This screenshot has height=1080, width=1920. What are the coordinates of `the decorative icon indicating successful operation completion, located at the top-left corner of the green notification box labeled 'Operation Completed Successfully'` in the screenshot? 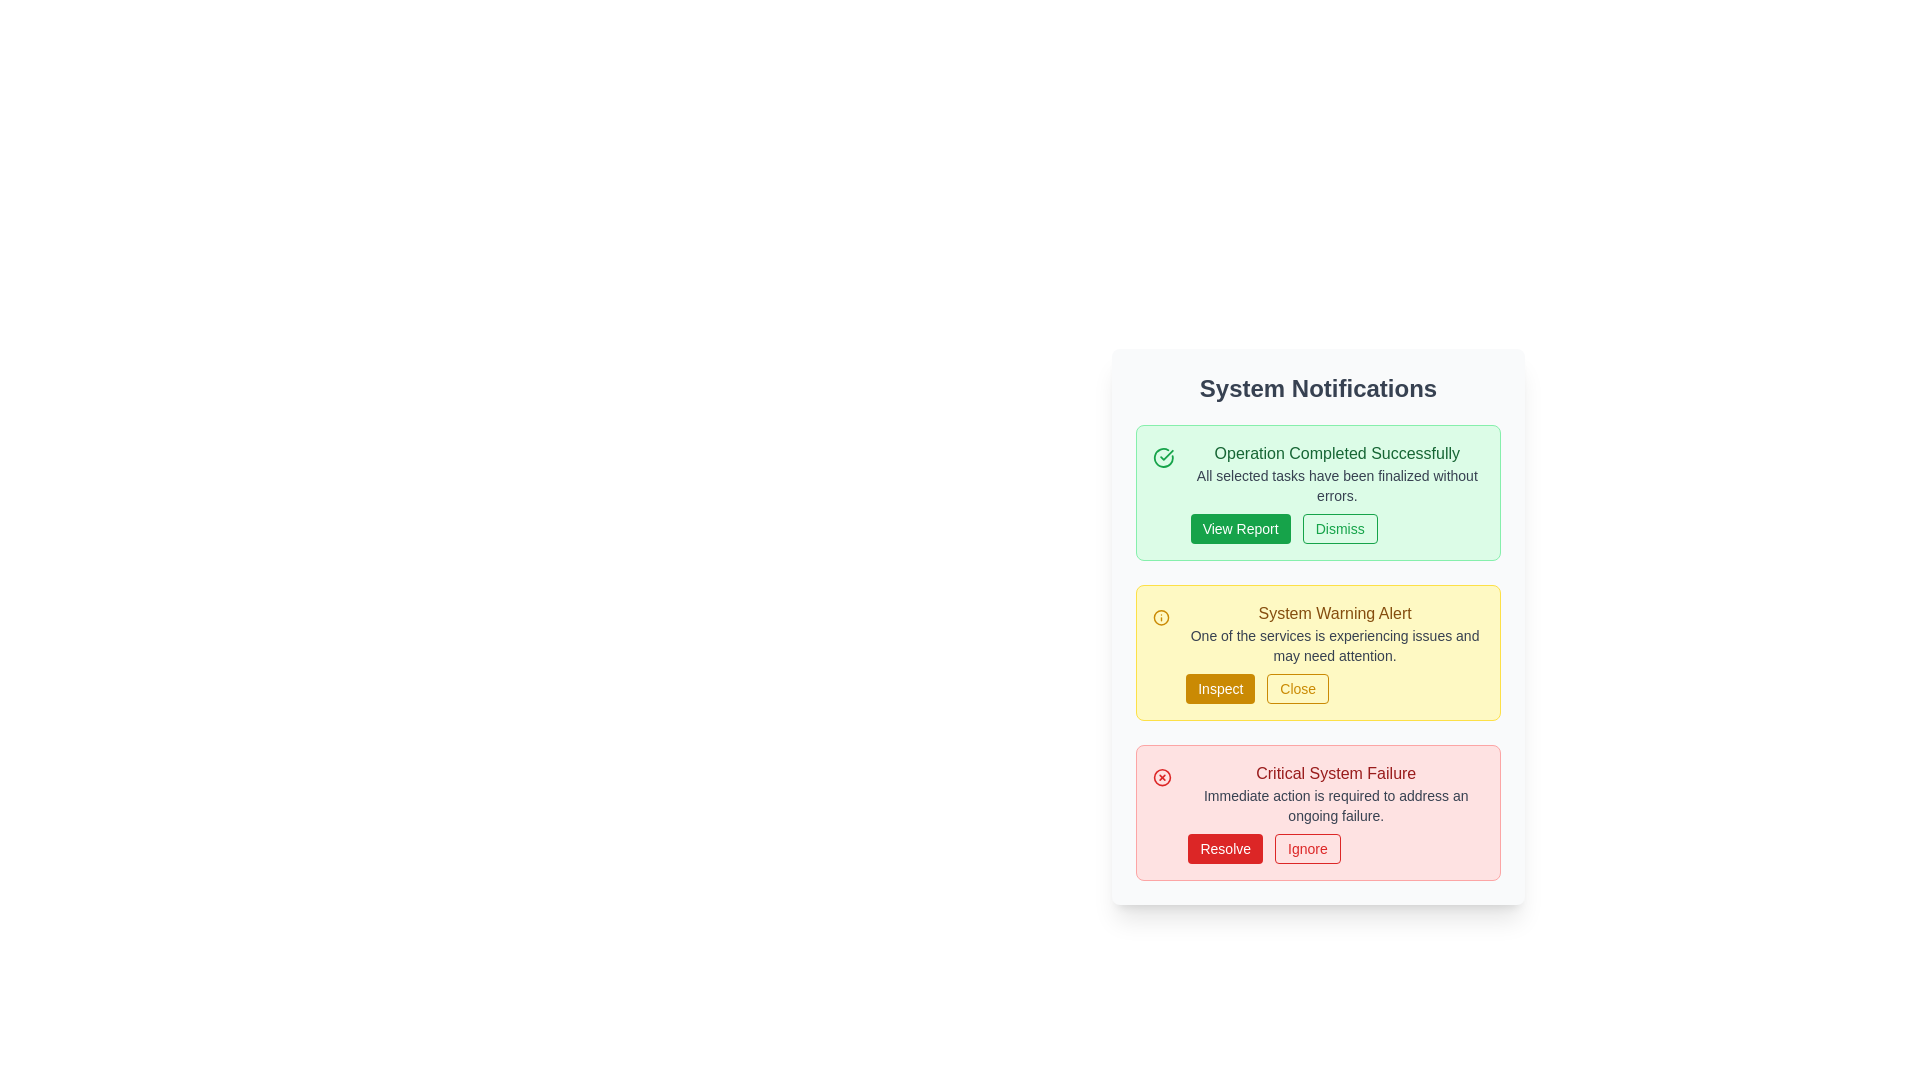 It's located at (1163, 458).